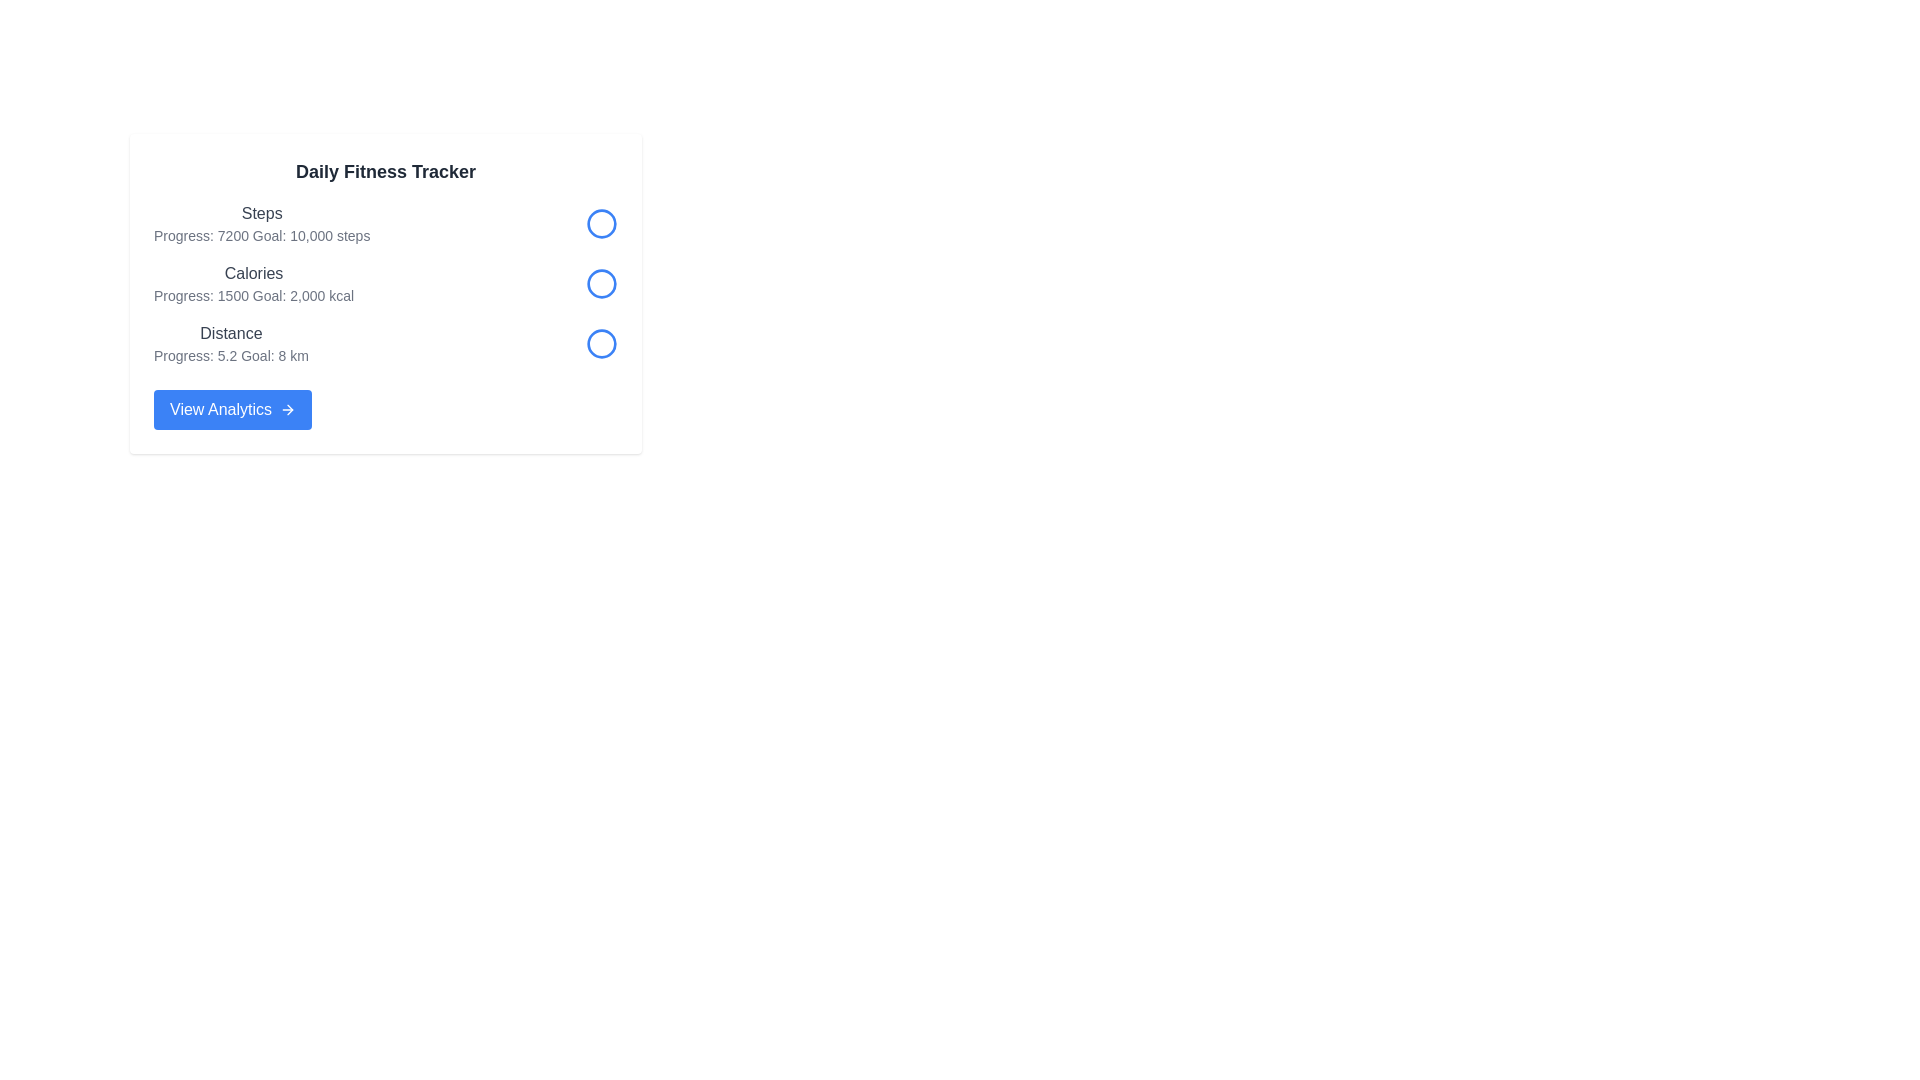 This screenshot has height=1080, width=1920. What do you see at coordinates (385, 171) in the screenshot?
I see `the title/header text element that summarizes the user's fitness tracking data, positioned at the top of the card` at bounding box center [385, 171].